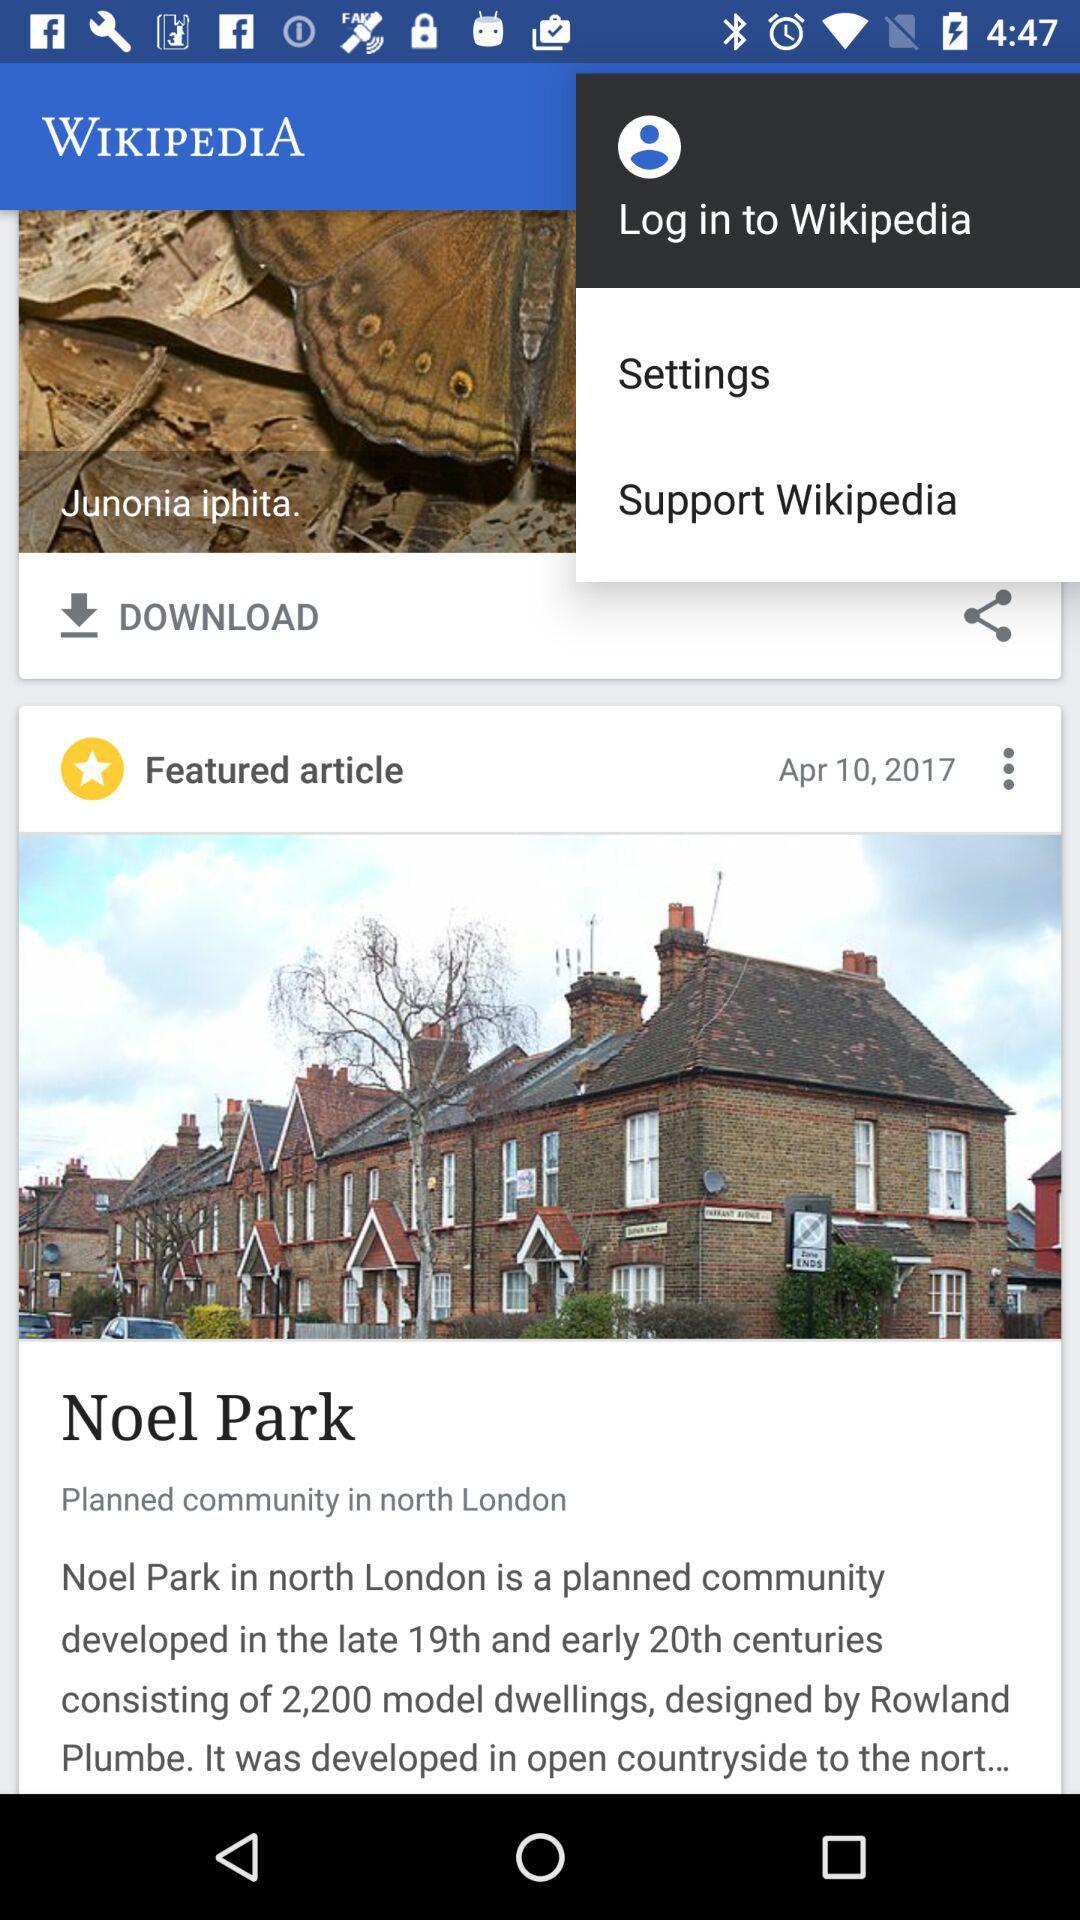  Describe the element at coordinates (828, 498) in the screenshot. I see `the support wikipedia` at that location.